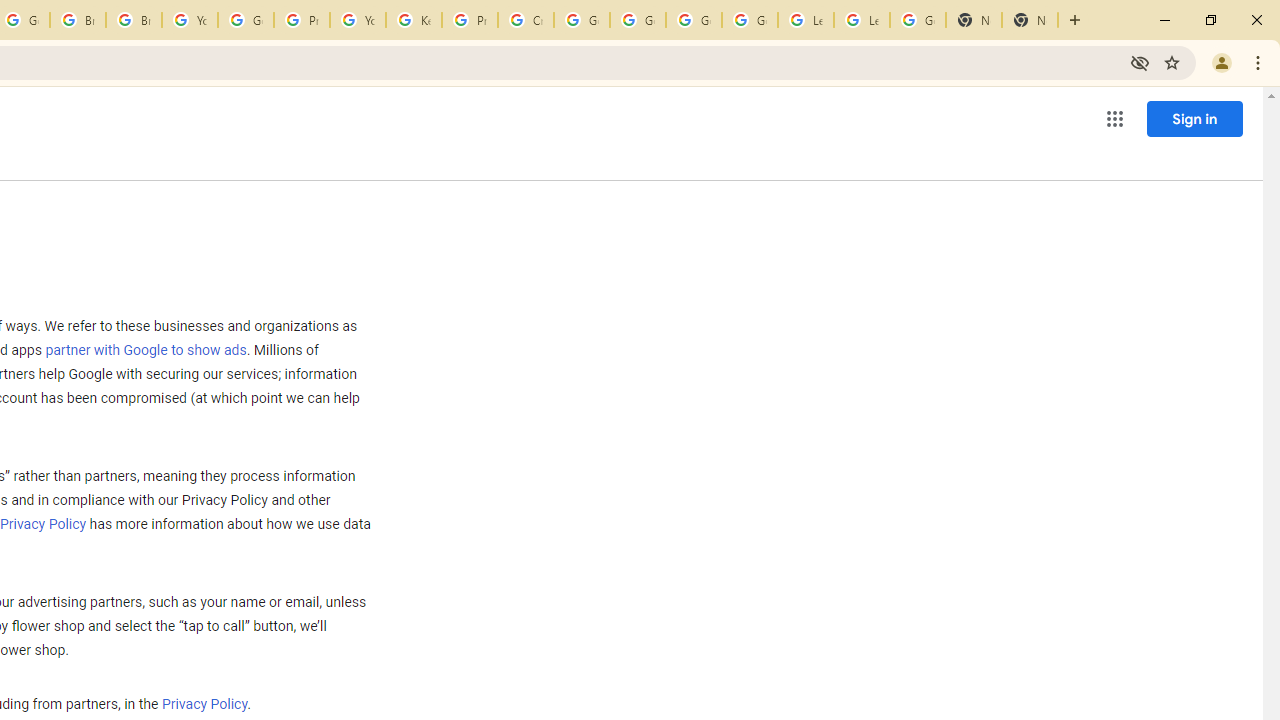 The height and width of the screenshot is (720, 1280). I want to click on 'Brand Resource Center', so click(78, 20).